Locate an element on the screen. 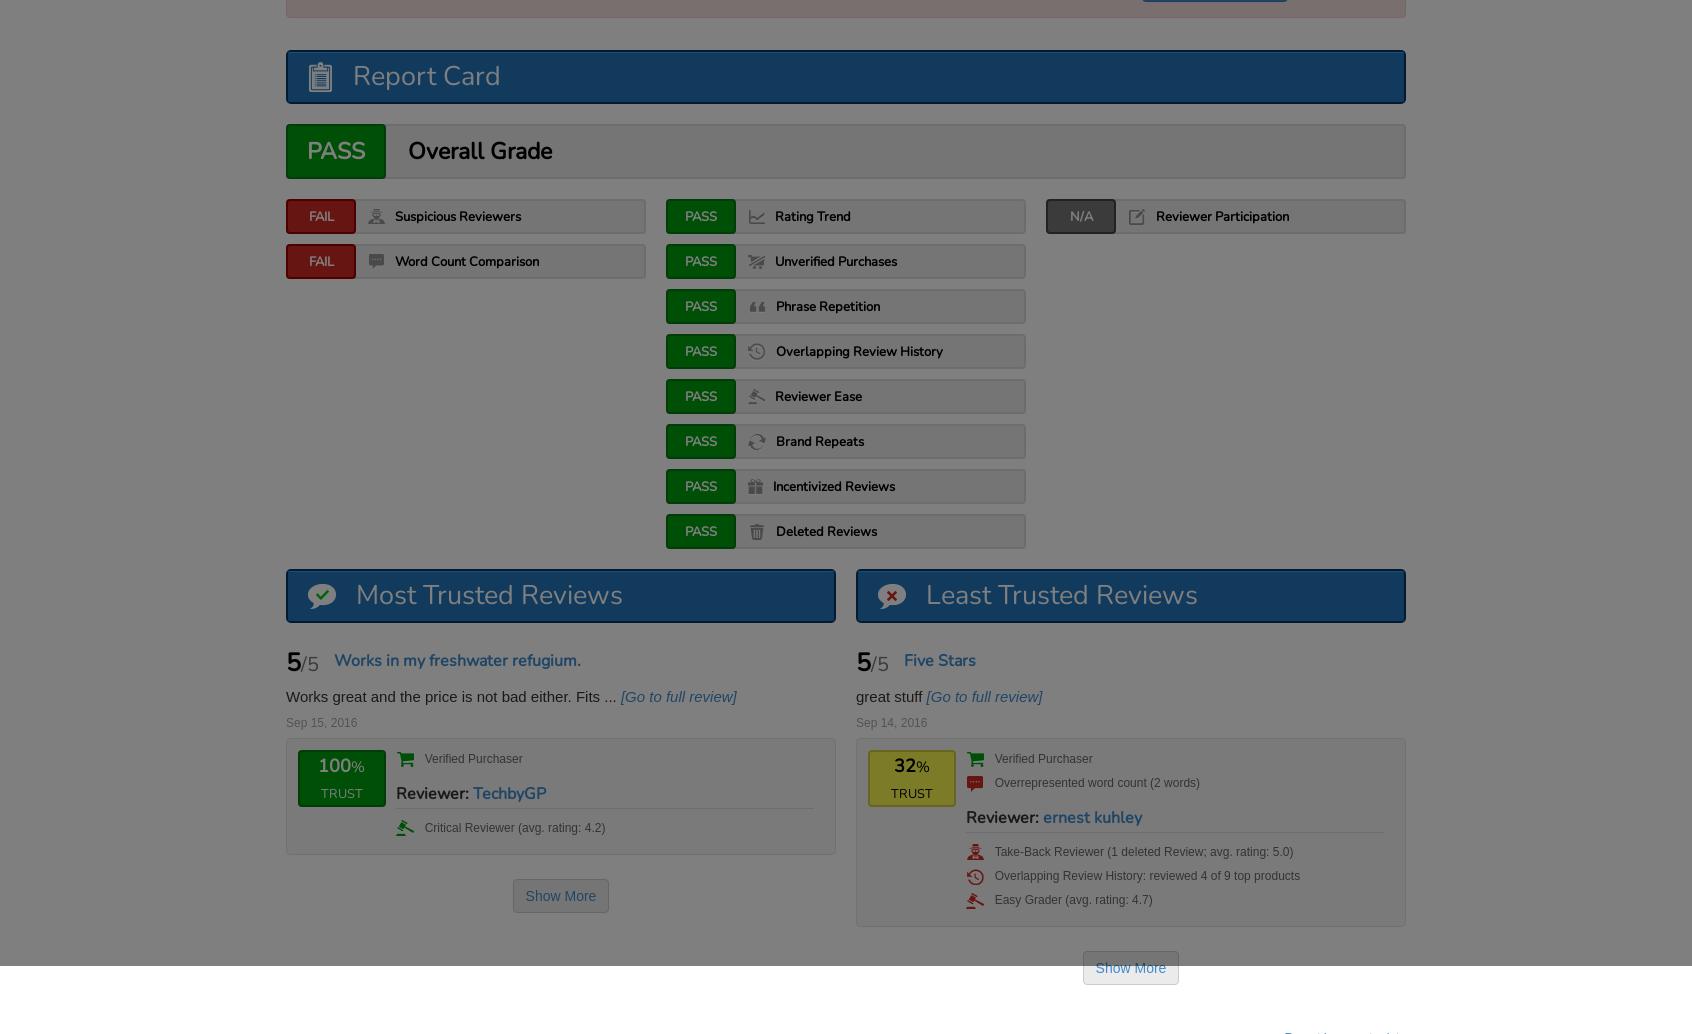 This screenshot has height=1034, width=1692. 'ernest kuhley' is located at coordinates (1040, 816).